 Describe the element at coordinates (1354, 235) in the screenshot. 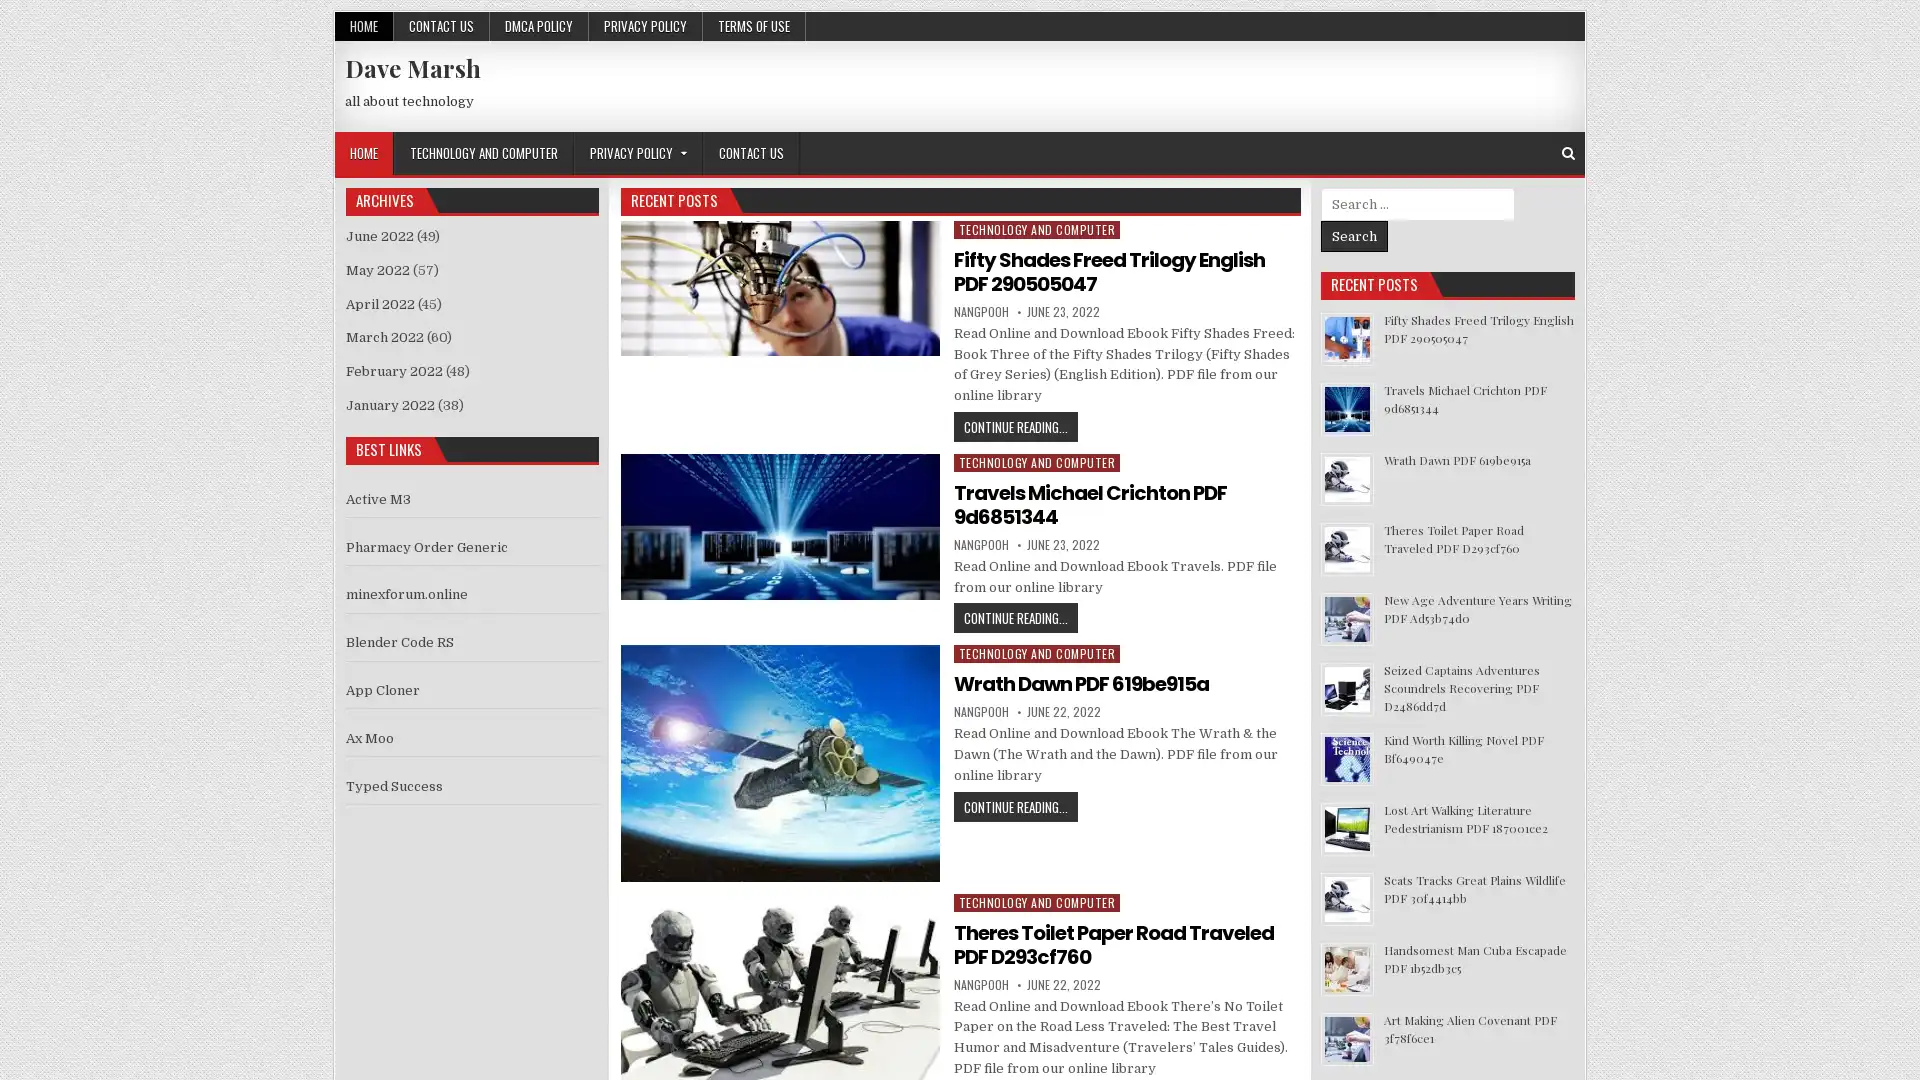

I see `Search` at that location.